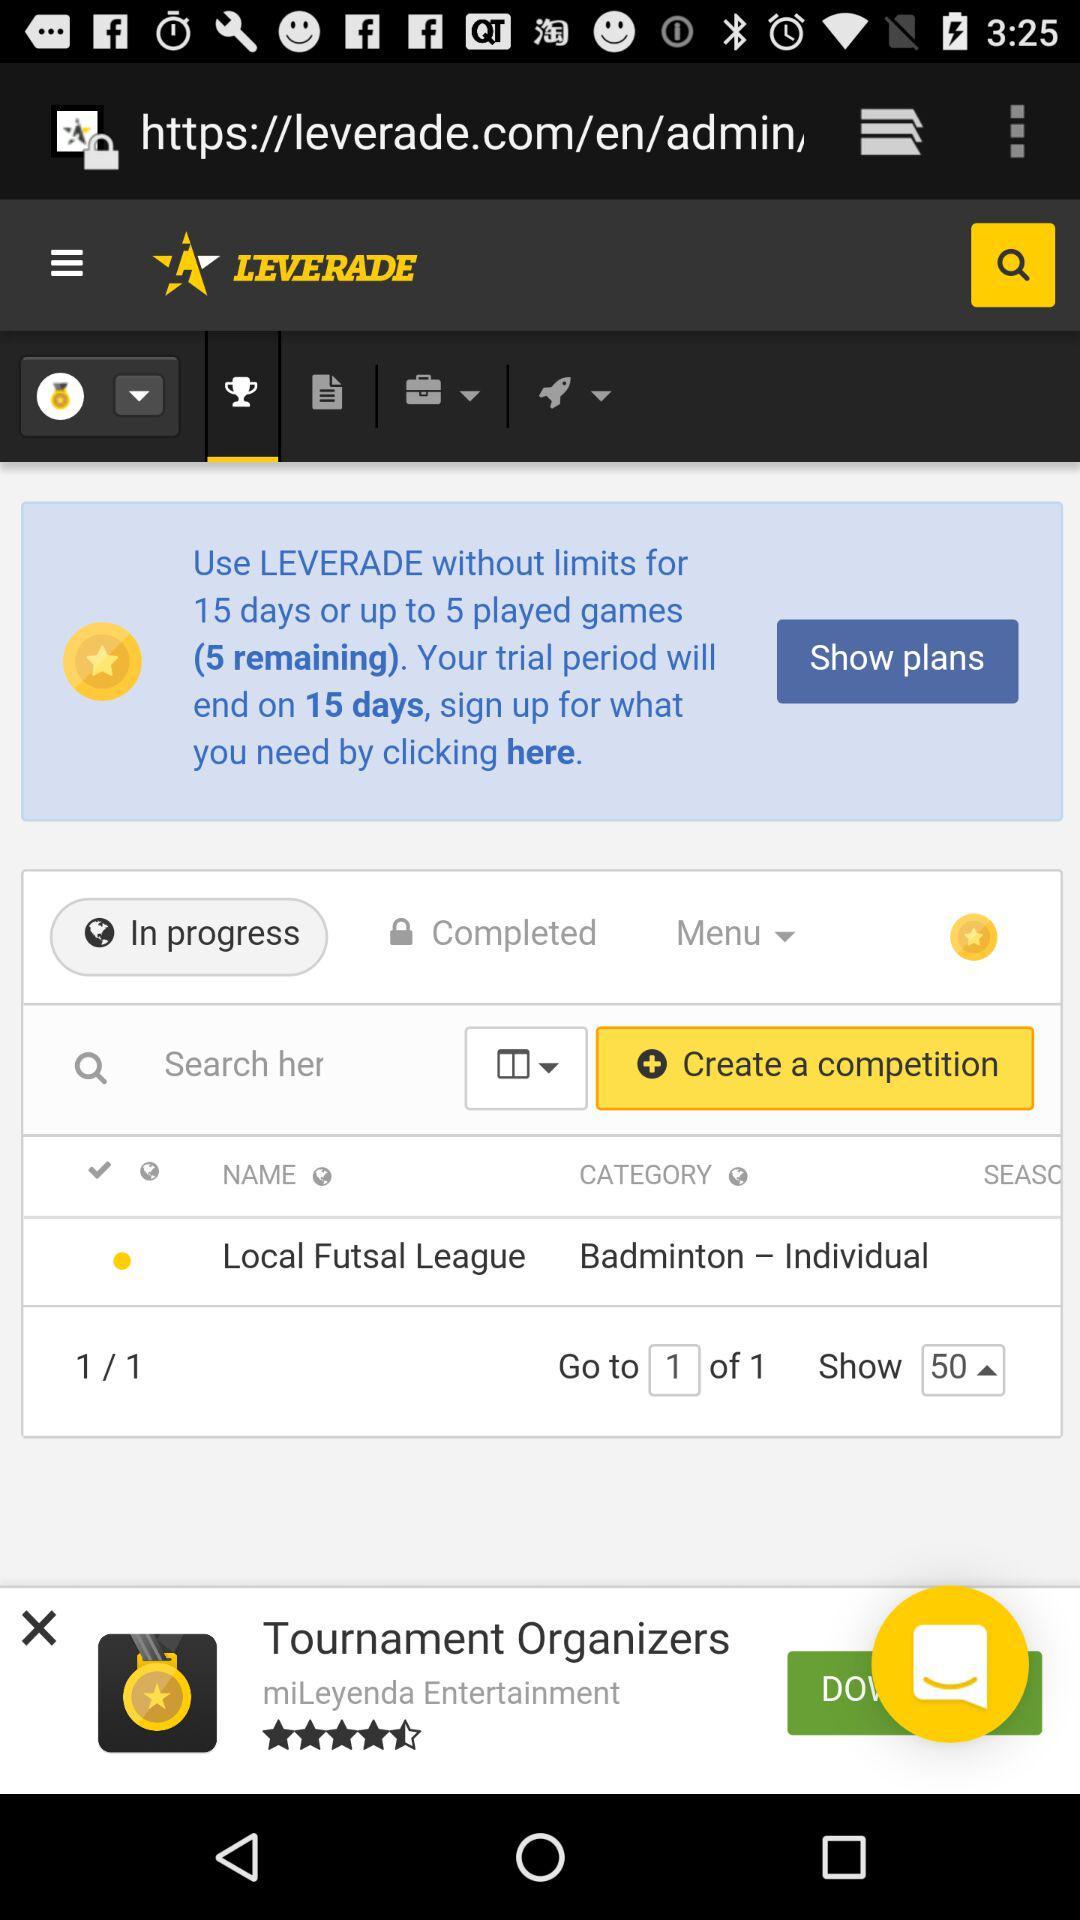 The width and height of the screenshot is (1080, 1920). Describe the element at coordinates (540, 996) in the screenshot. I see `item at the center` at that location.